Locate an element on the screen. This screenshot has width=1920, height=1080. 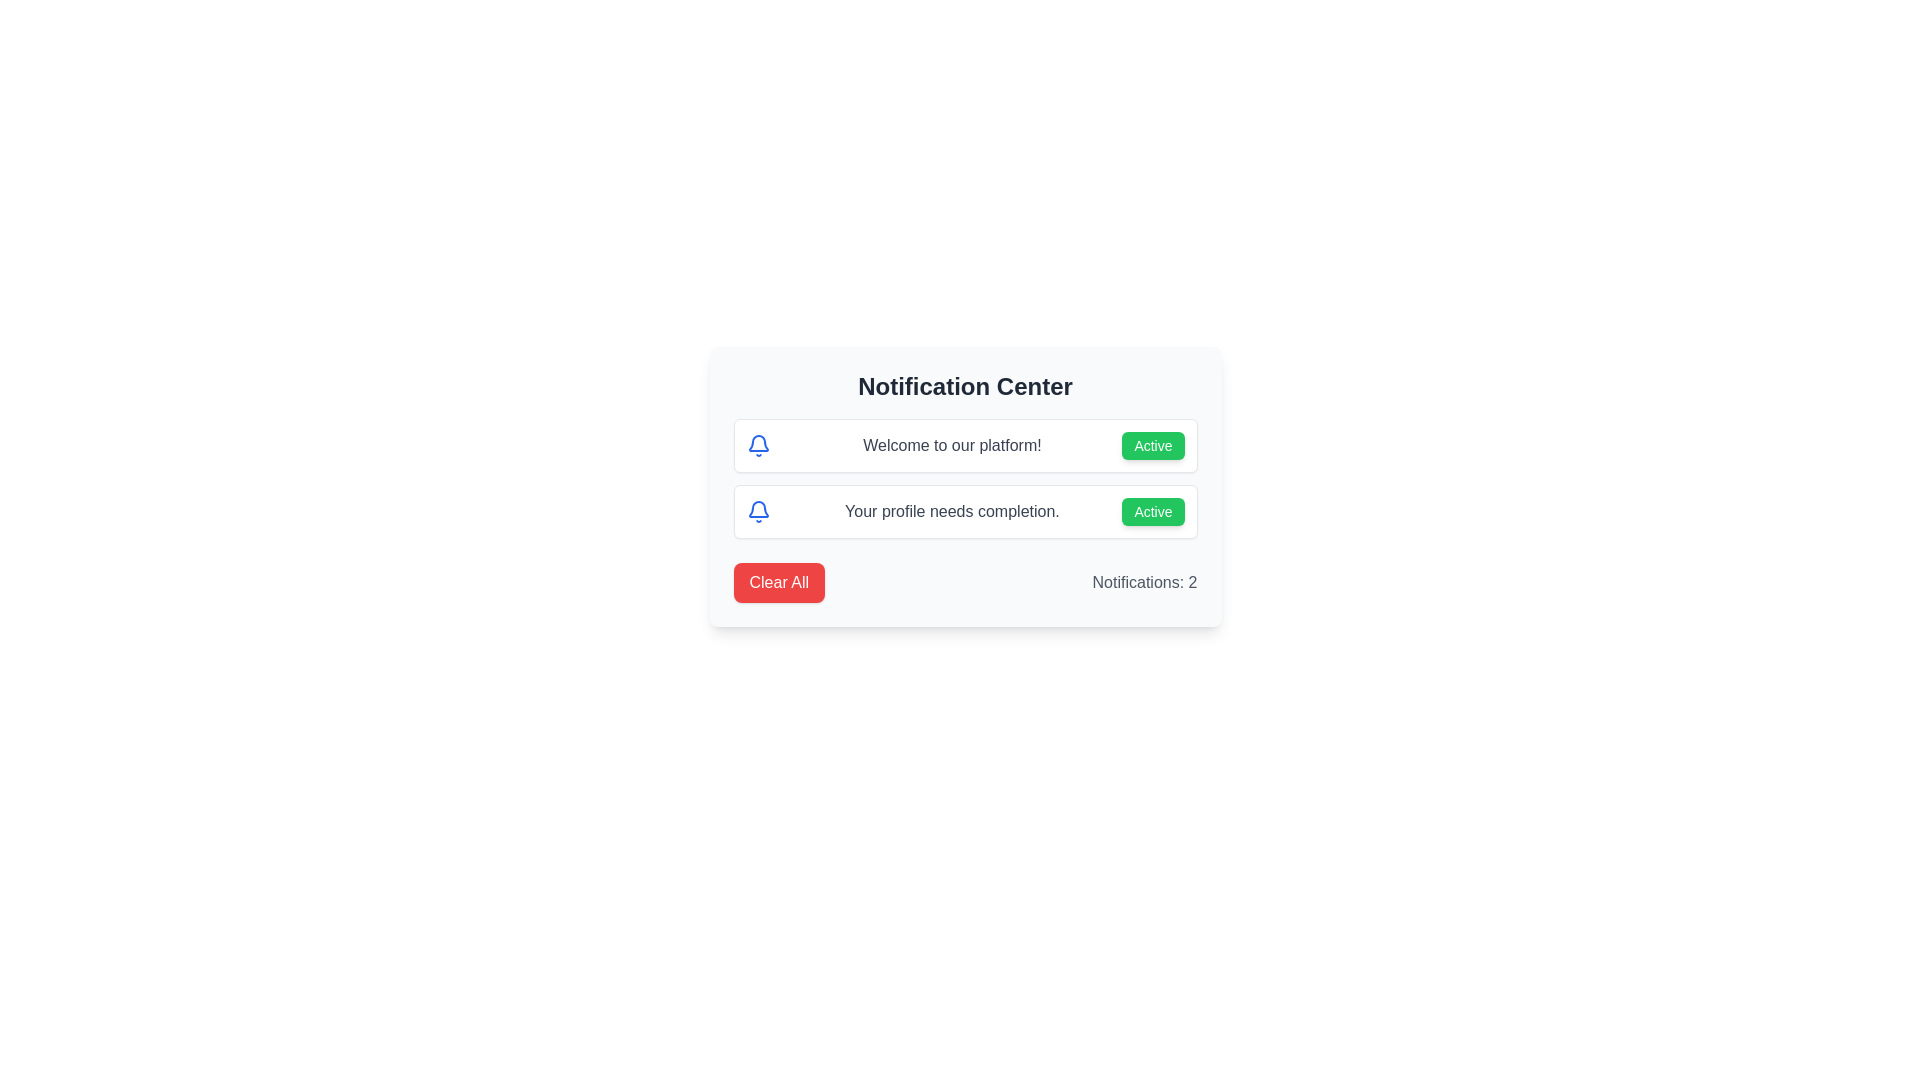
the text label in the second notification message which provides information about profile completion, located between the bell icon and the green 'Active' button is located at coordinates (951, 511).